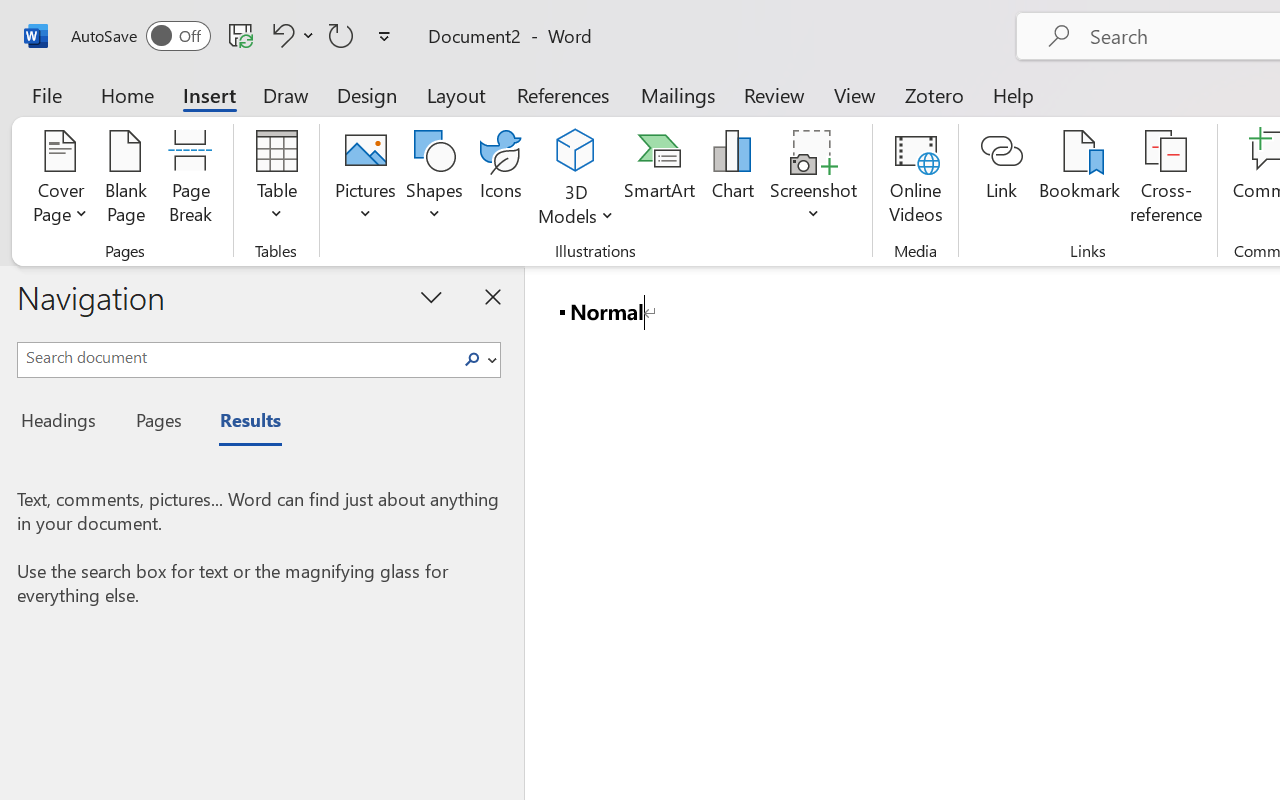  What do you see at coordinates (237, 357) in the screenshot?
I see `'Search document'` at bounding box center [237, 357].